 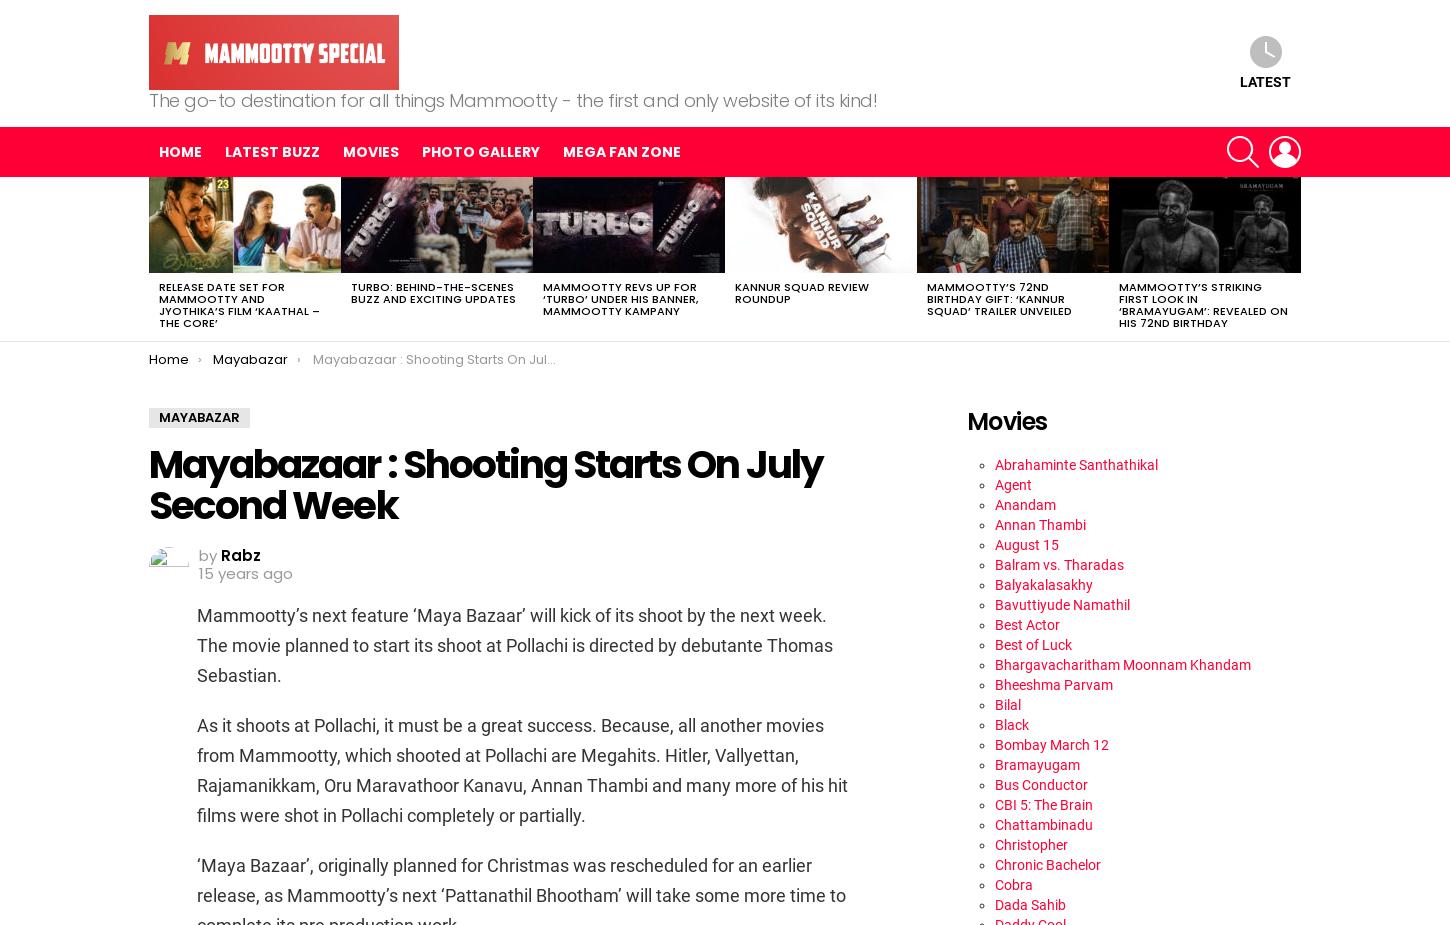 What do you see at coordinates (1122, 663) in the screenshot?
I see `'Bhargavacharitham Moonnam Khandam'` at bounding box center [1122, 663].